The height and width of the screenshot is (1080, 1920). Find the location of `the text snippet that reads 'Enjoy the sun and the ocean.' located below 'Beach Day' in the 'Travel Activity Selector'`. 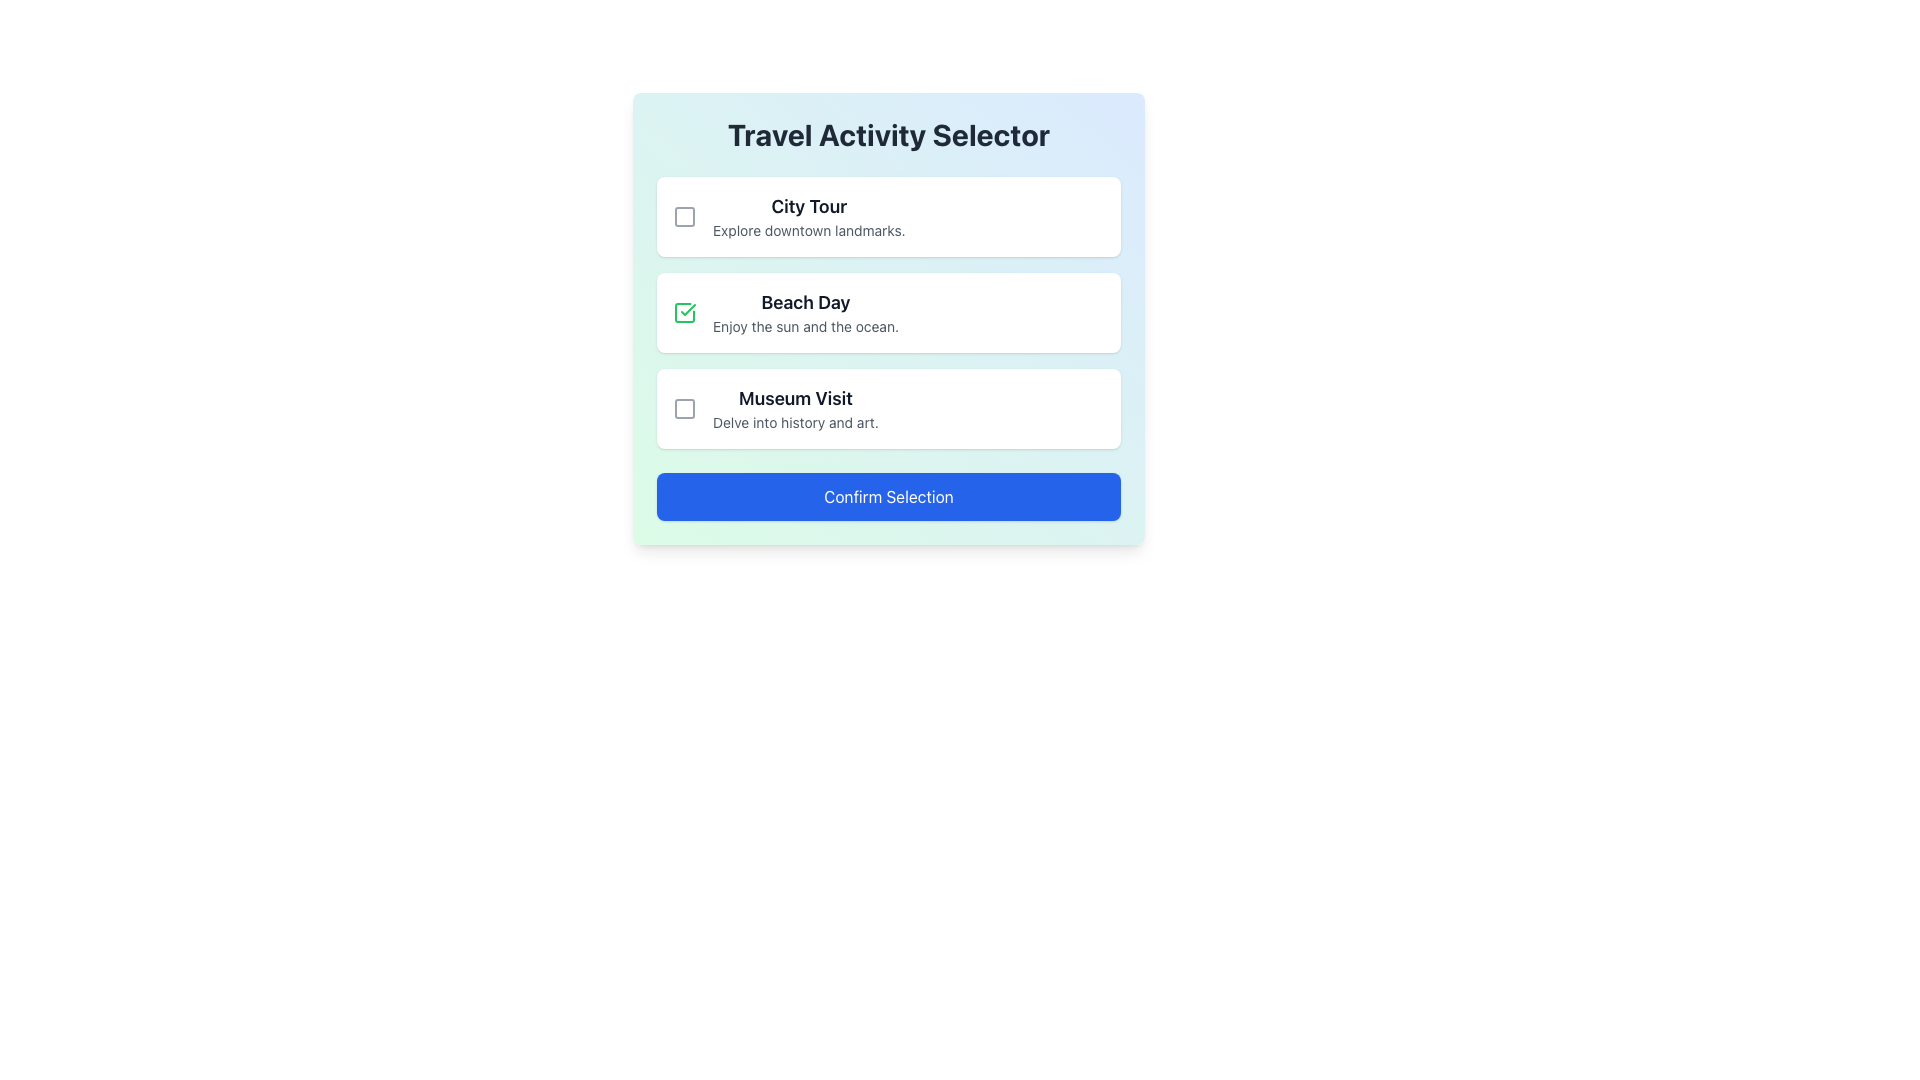

the text snippet that reads 'Enjoy the sun and the ocean.' located below 'Beach Day' in the 'Travel Activity Selector' is located at coordinates (806, 326).